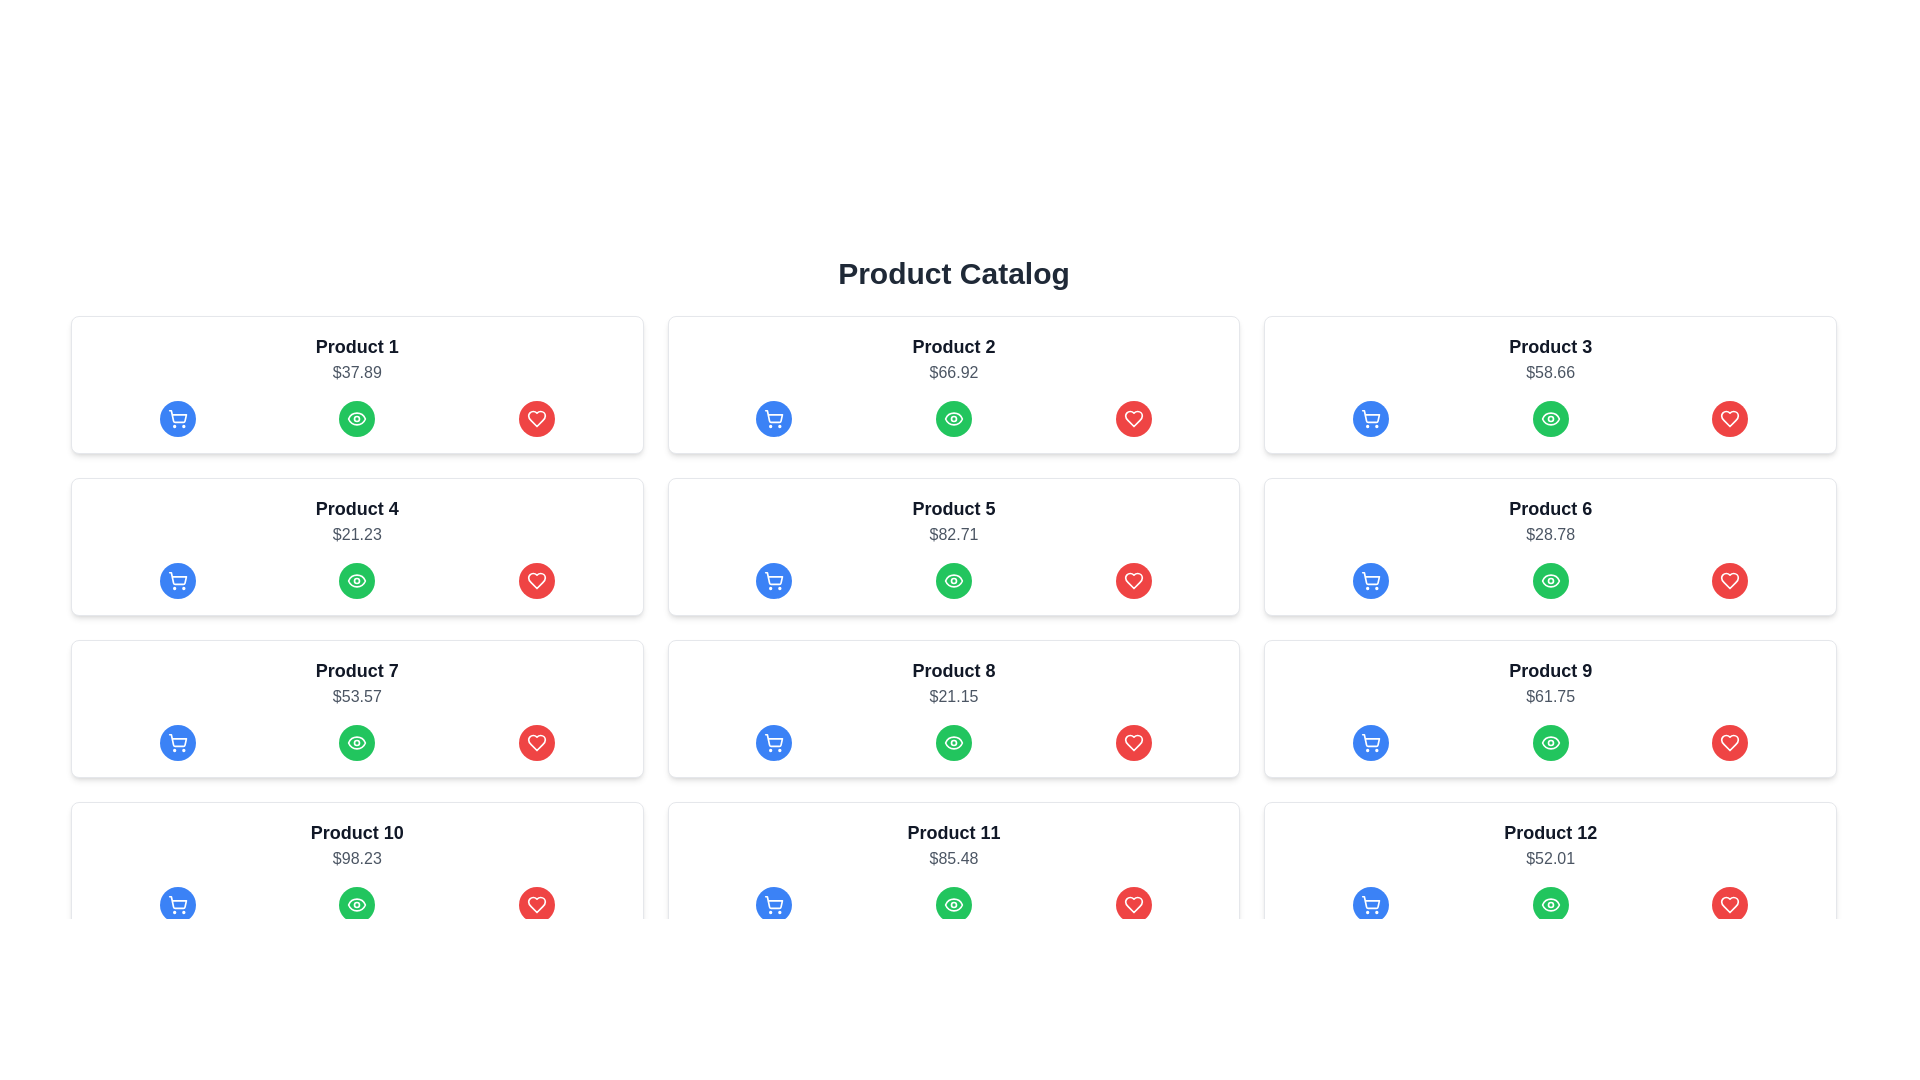 Image resolution: width=1920 pixels, height=1080 pixels. I want to click on the 'view' icon associated with 'Product 6 ($28.78)' in the product catalog, which is the second icon in the second row, so click(1549, 418).